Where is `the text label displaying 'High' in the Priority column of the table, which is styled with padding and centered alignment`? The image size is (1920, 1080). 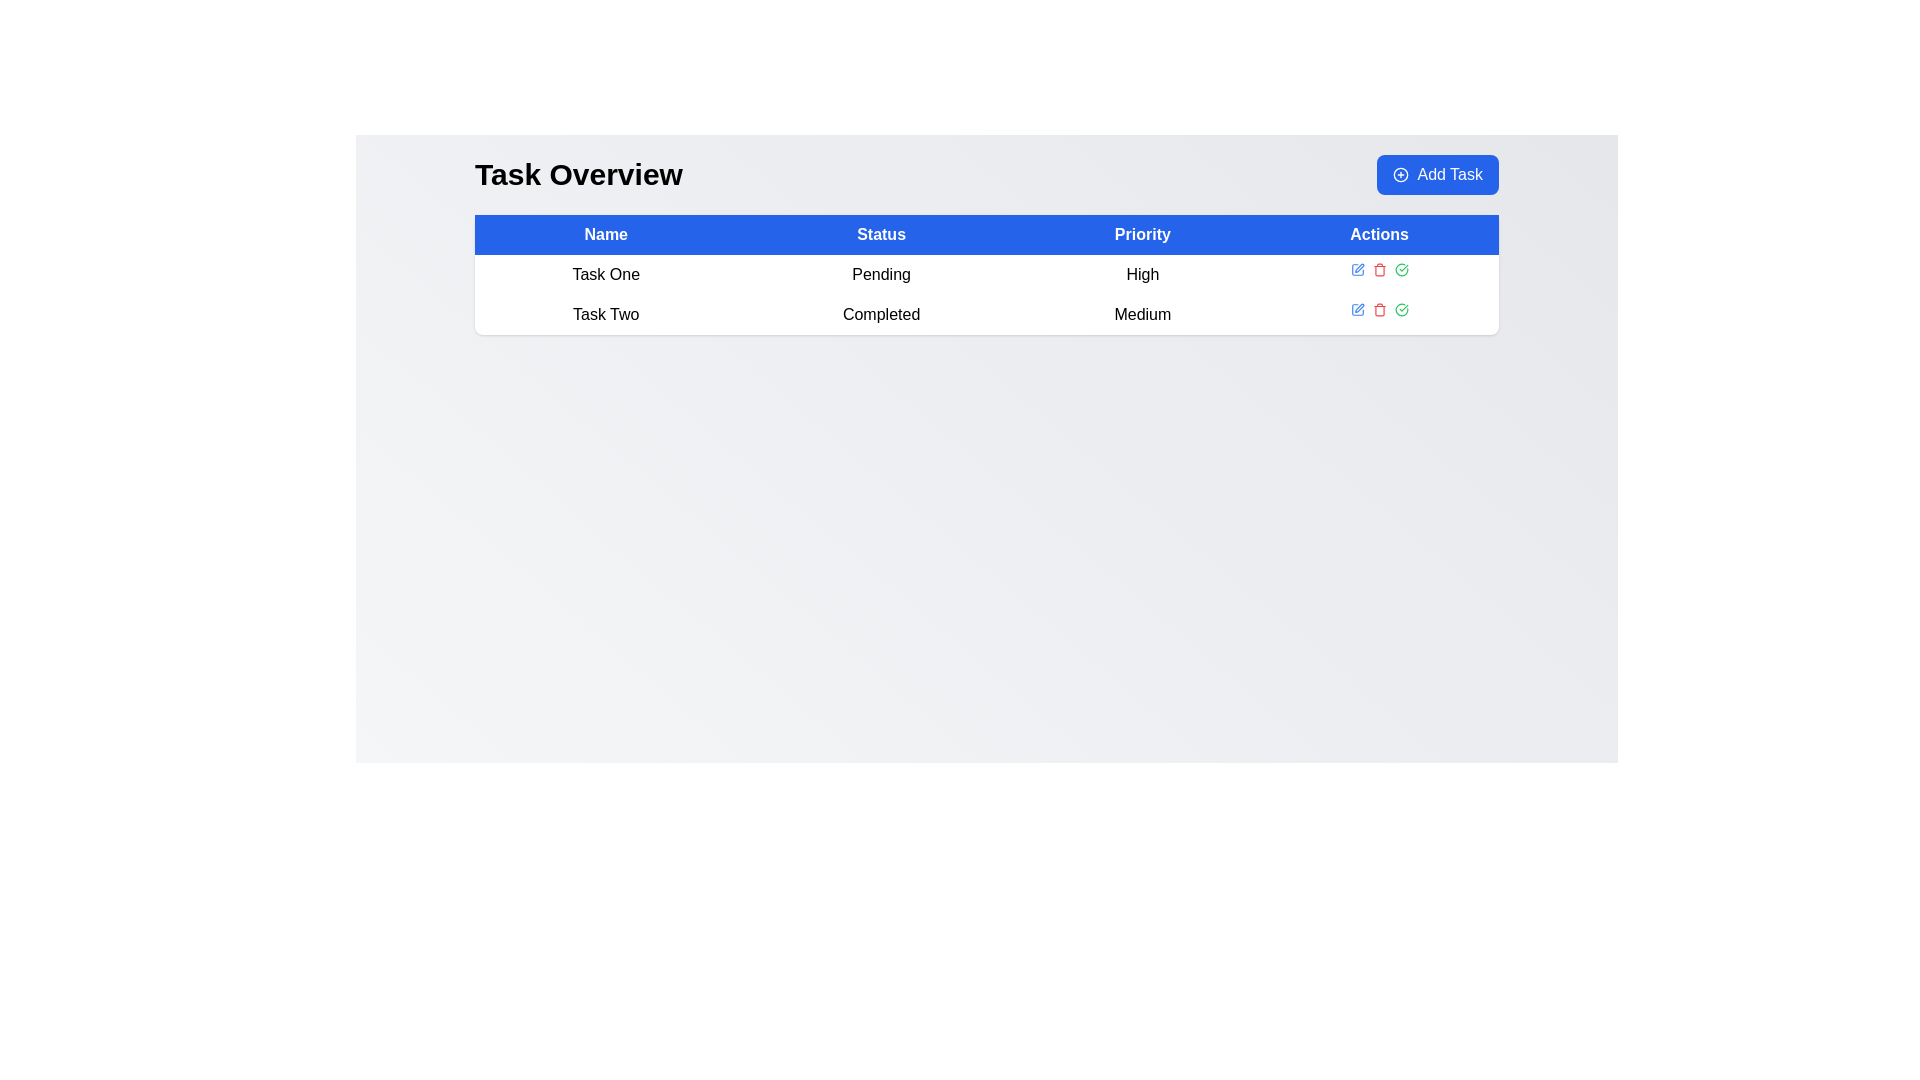 the text label displaying 'High' in the Priority column of the table, which is styled with padding and centered alignment is located at coordinates (1142, 274).